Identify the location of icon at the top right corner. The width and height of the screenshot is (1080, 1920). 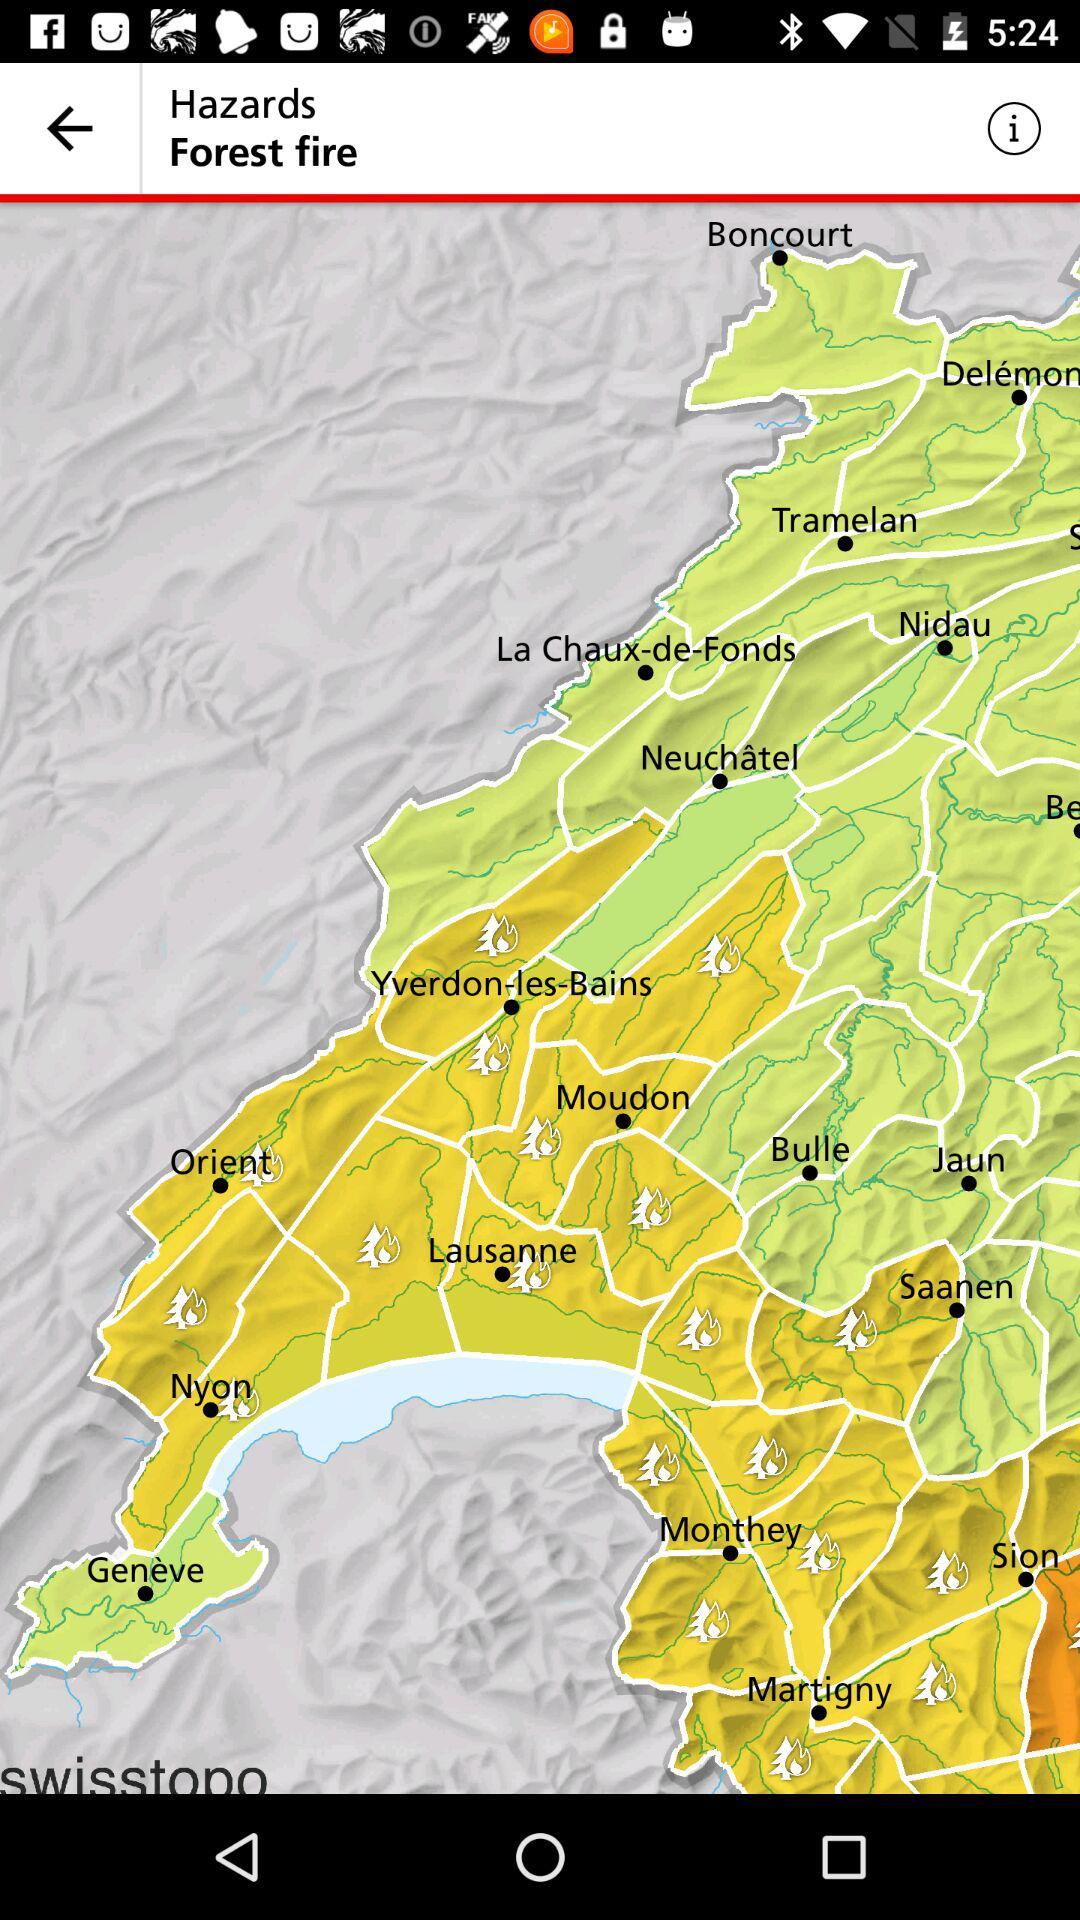
(1014, 127).